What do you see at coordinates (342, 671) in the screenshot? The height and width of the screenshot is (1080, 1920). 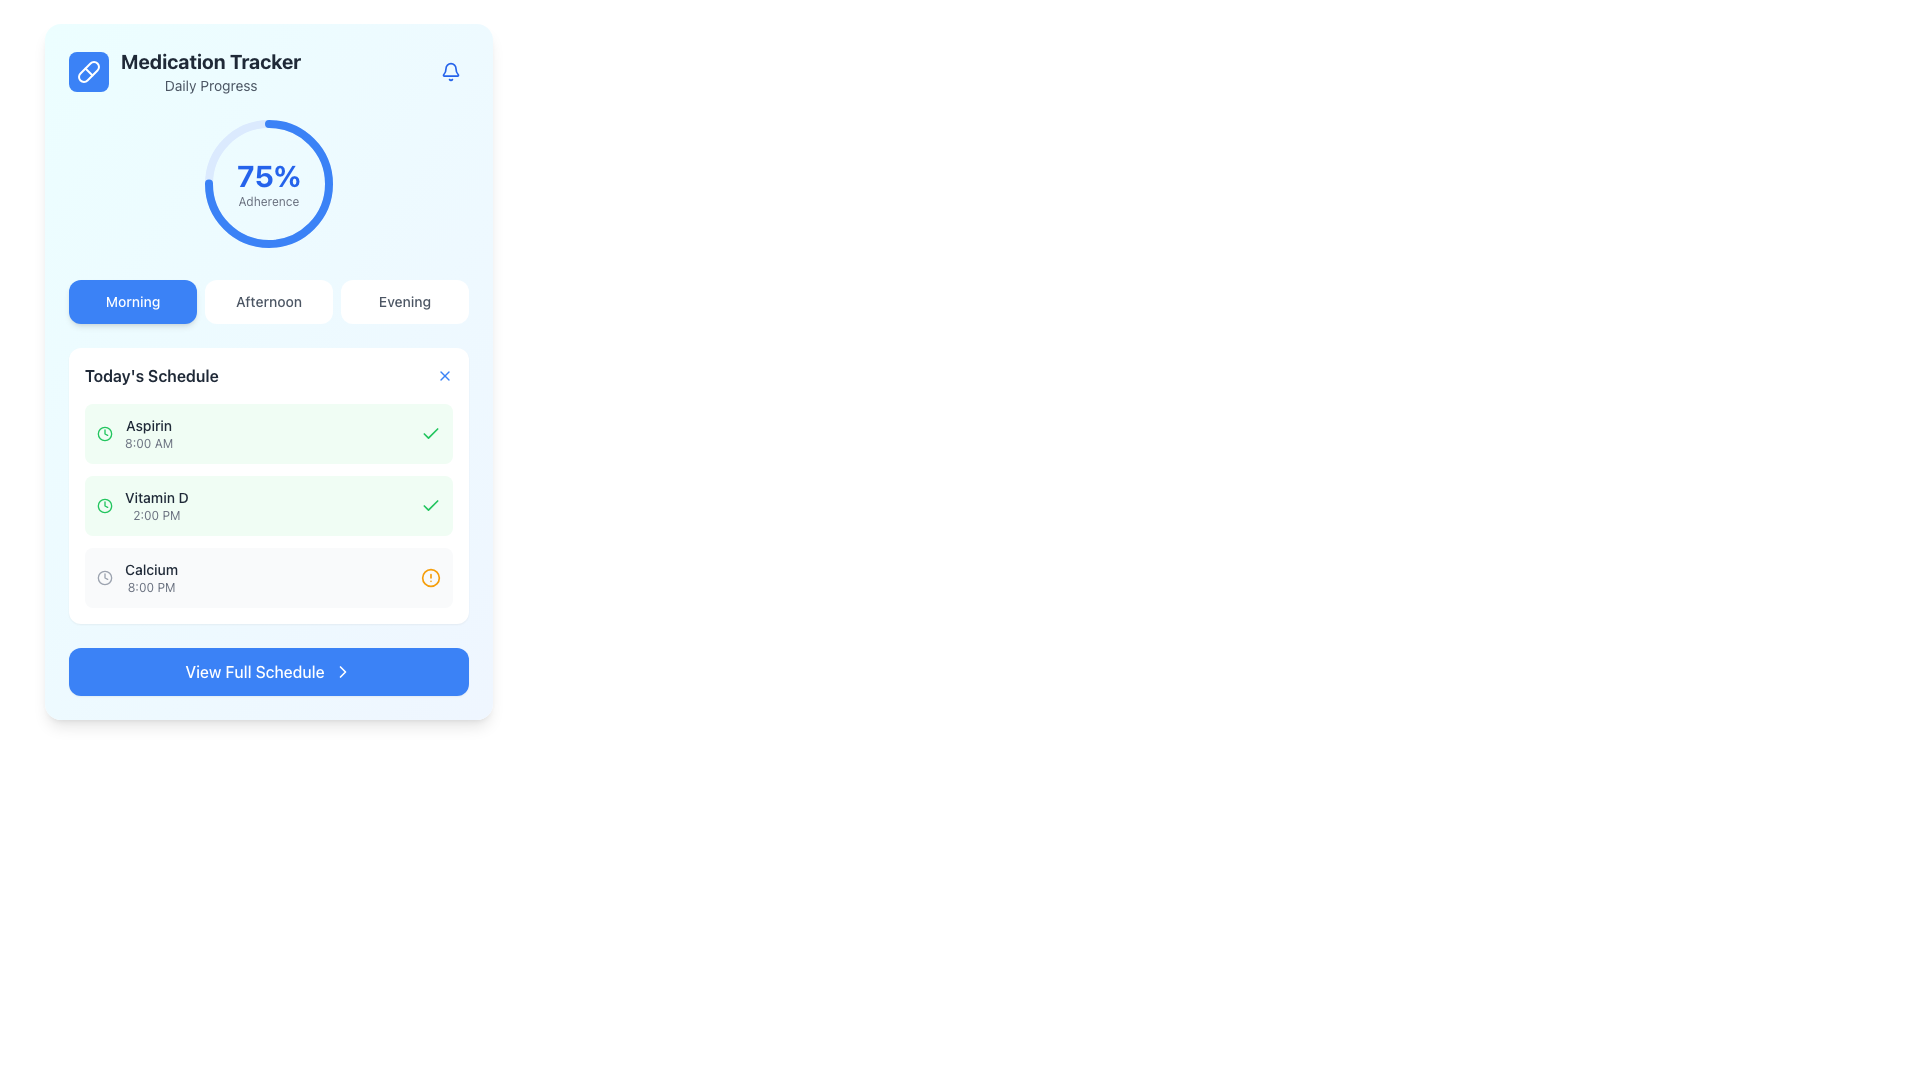 I see `the decorative element located on the right-hand side of the 'View Full Schedule' button to indicate that it serves as an interactive navigation icon` at bounding box center [342, 671].